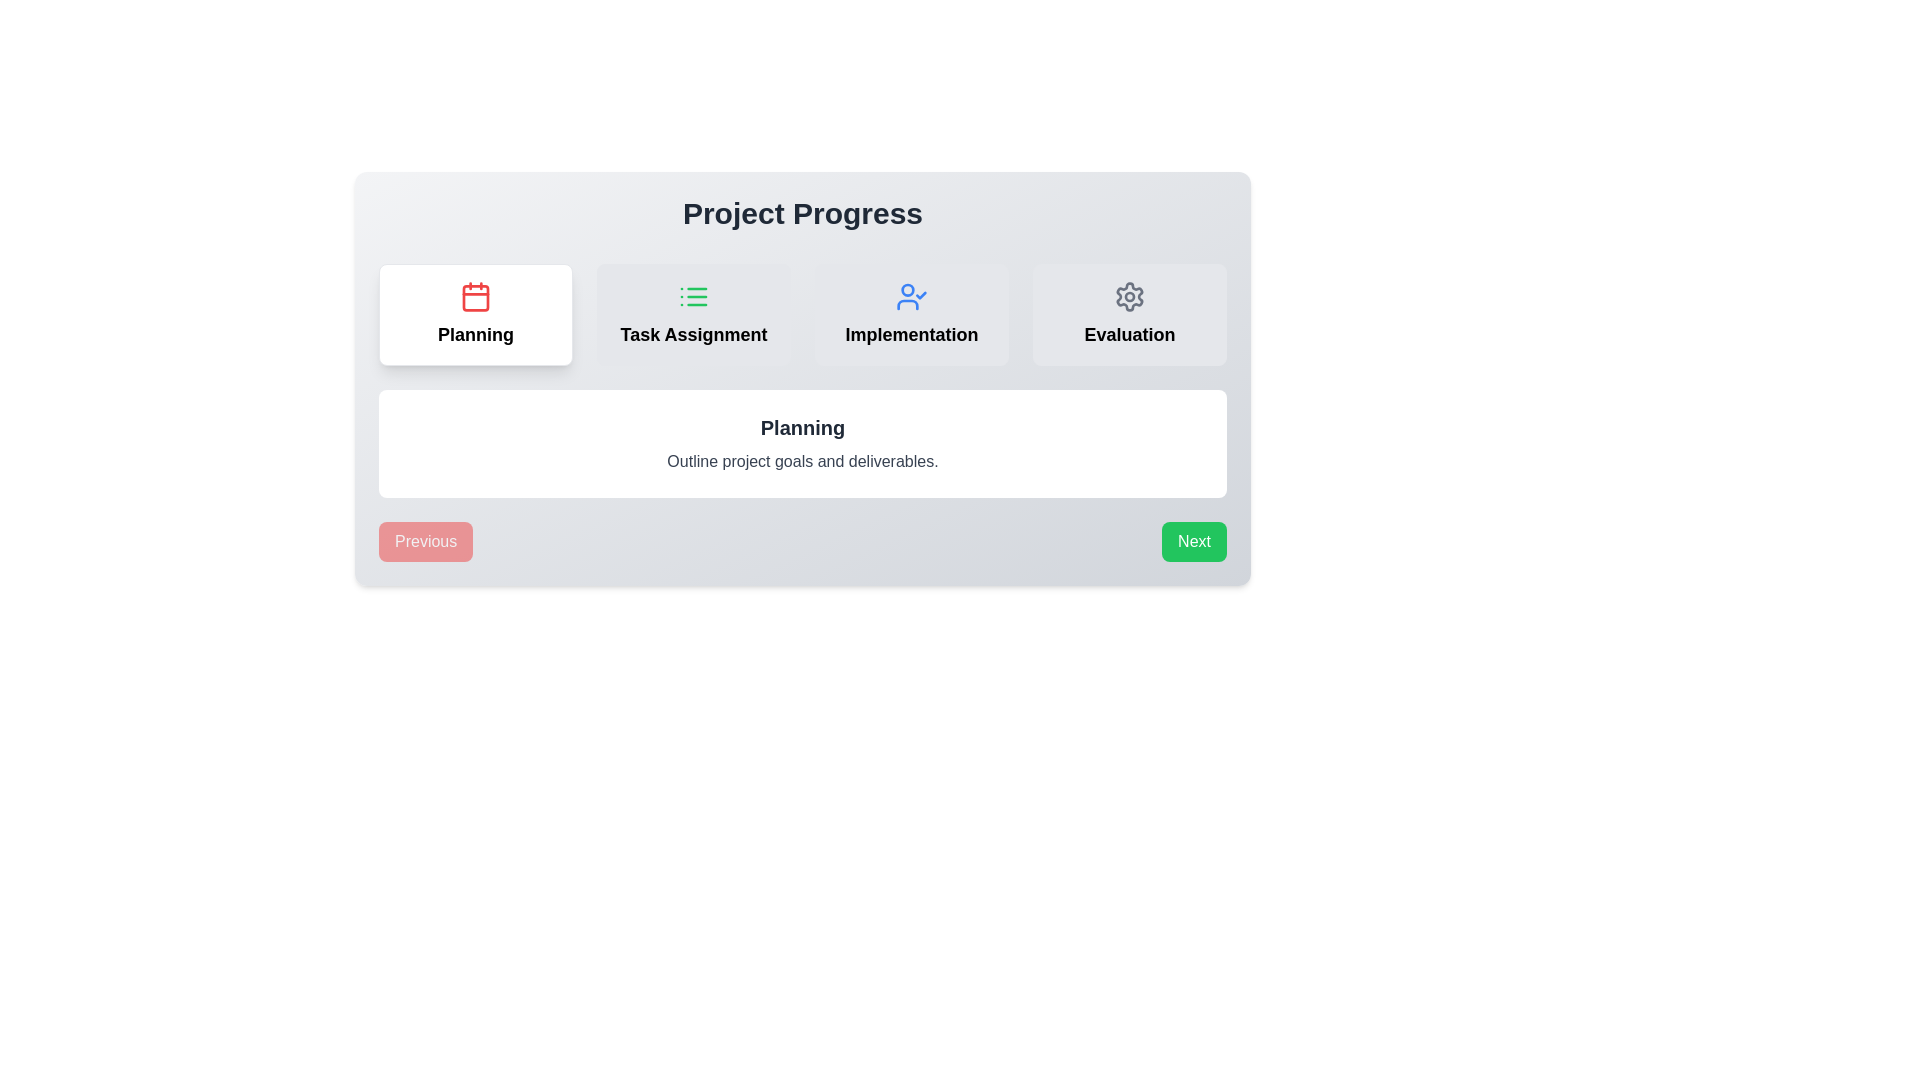  I want to click on assistive reading tools, so click(474, 334).